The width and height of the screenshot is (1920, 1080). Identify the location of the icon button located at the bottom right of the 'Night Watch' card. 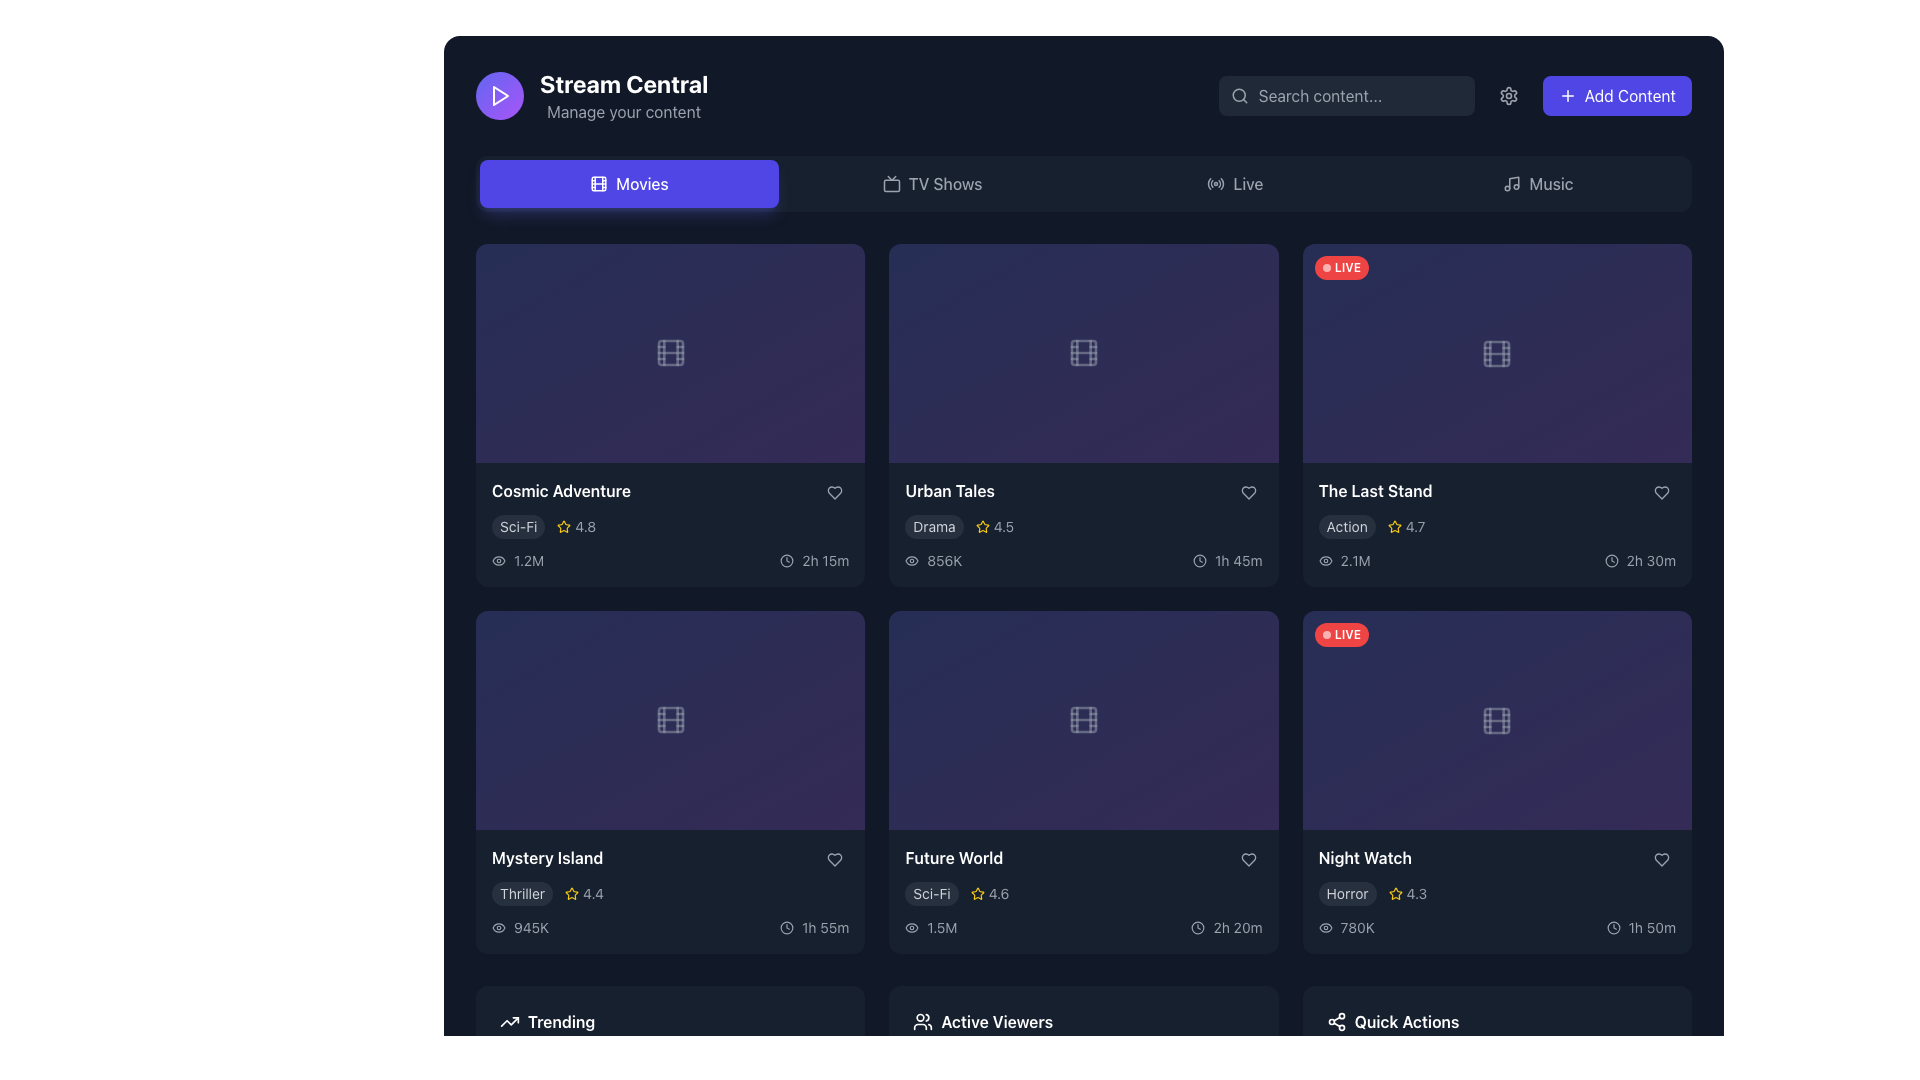
(1661, 859).